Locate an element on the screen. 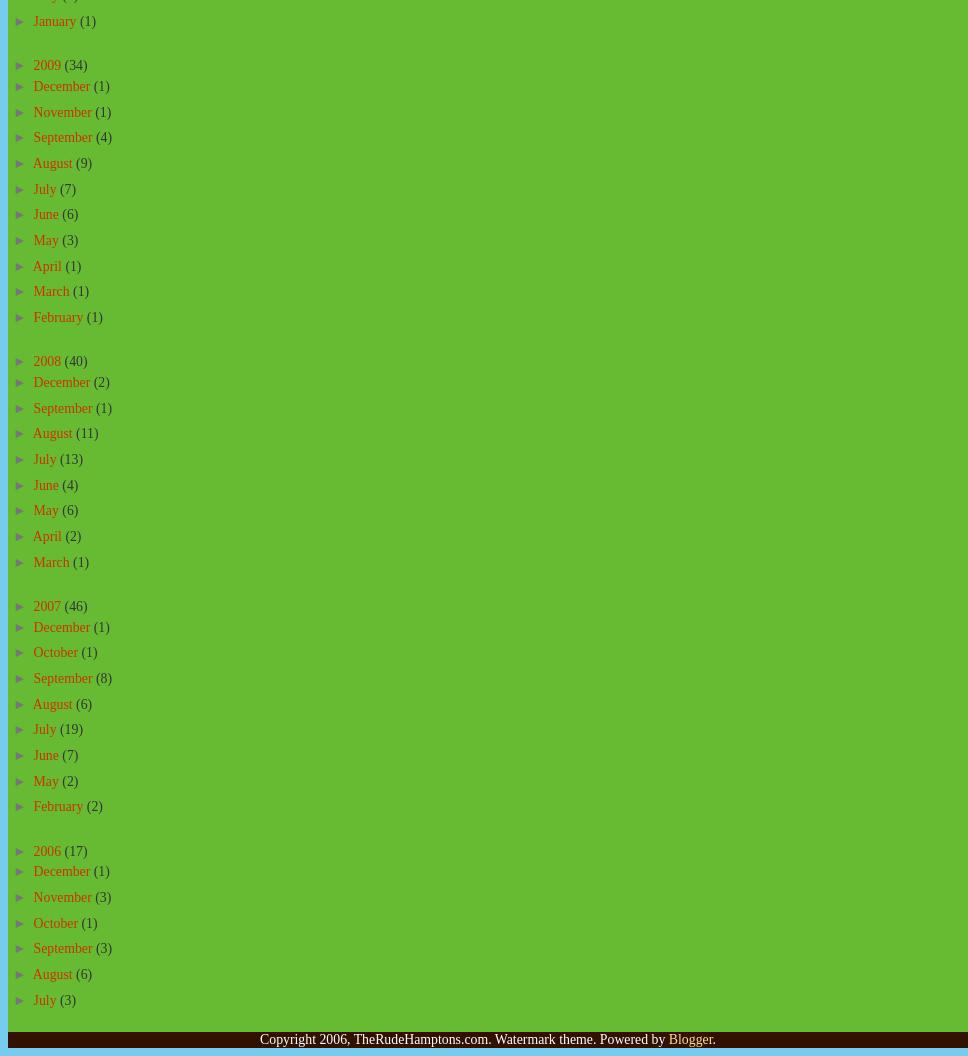 The image size is (968, 1056). '(40)' is located at coordinates (62, 360).